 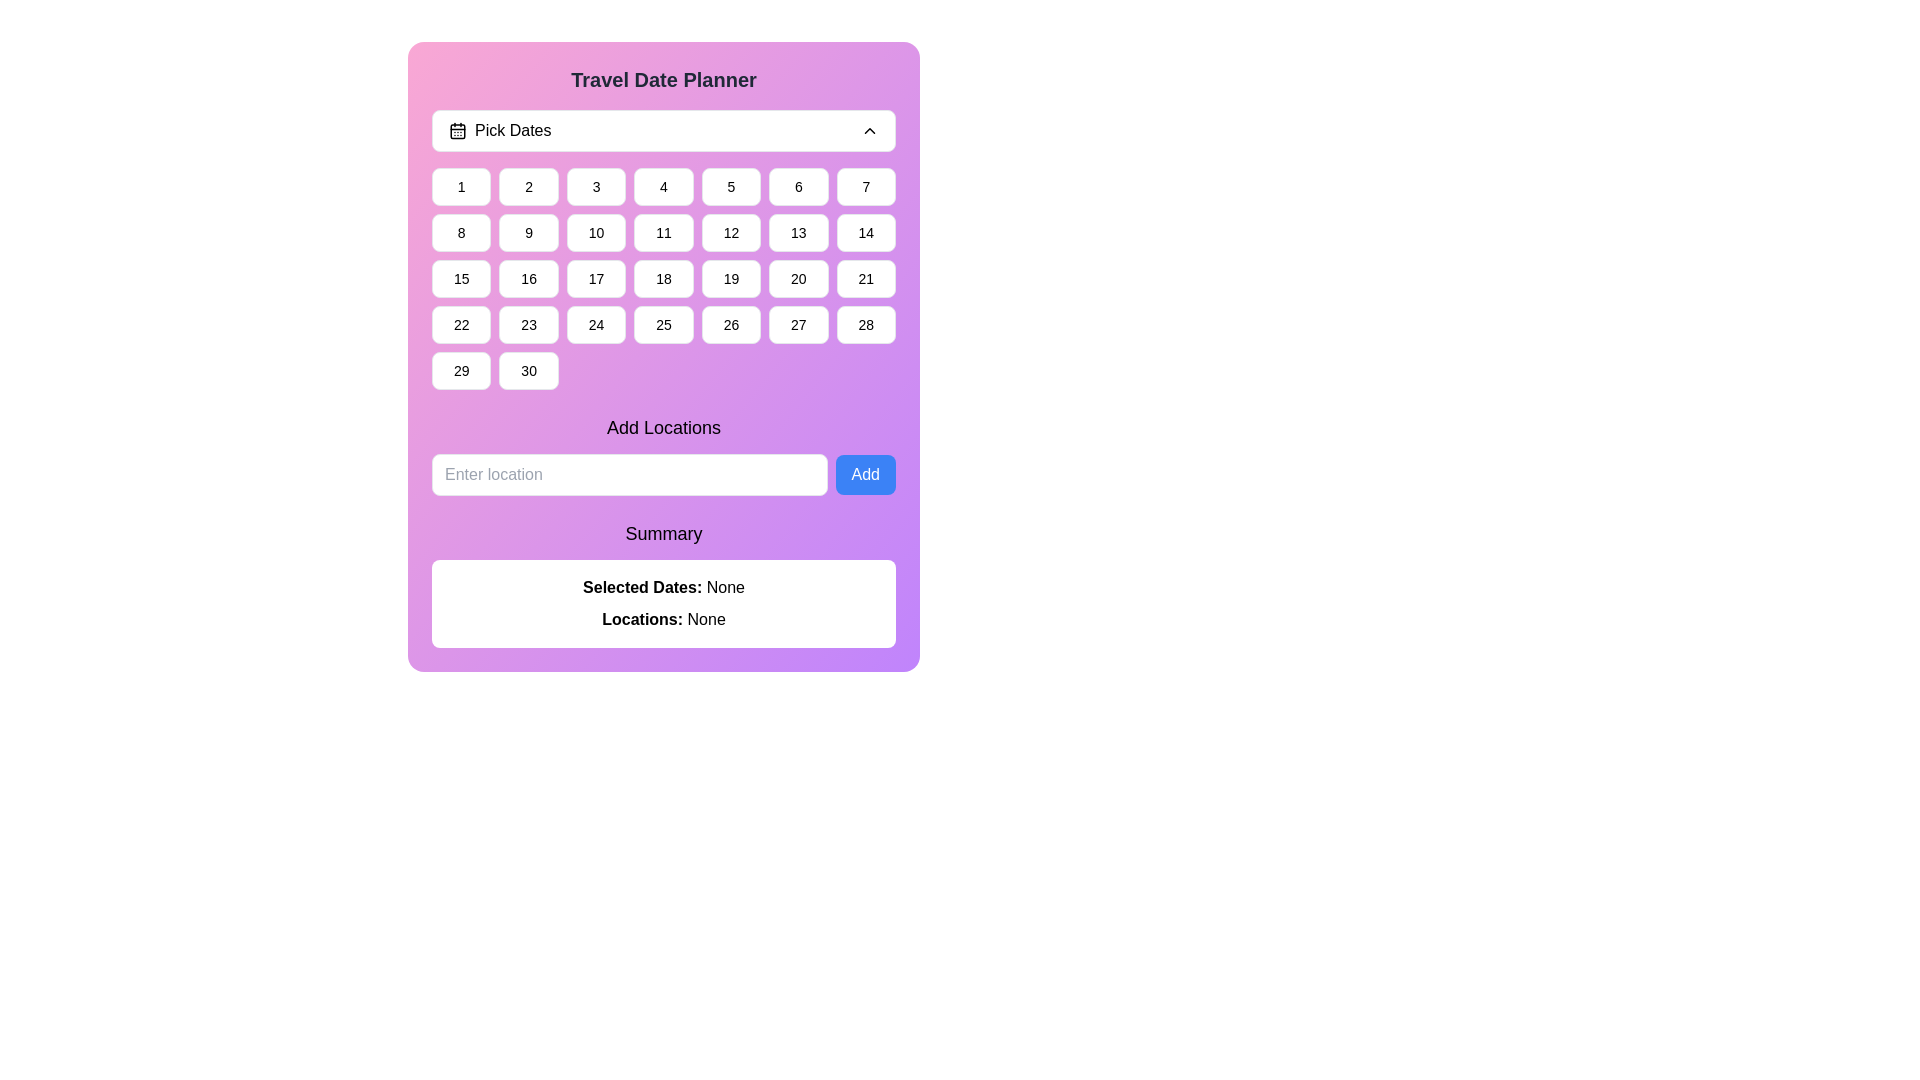 I want to click on the selectable button for the 22nd day in the date picker interface, so click(x=460, y=323).